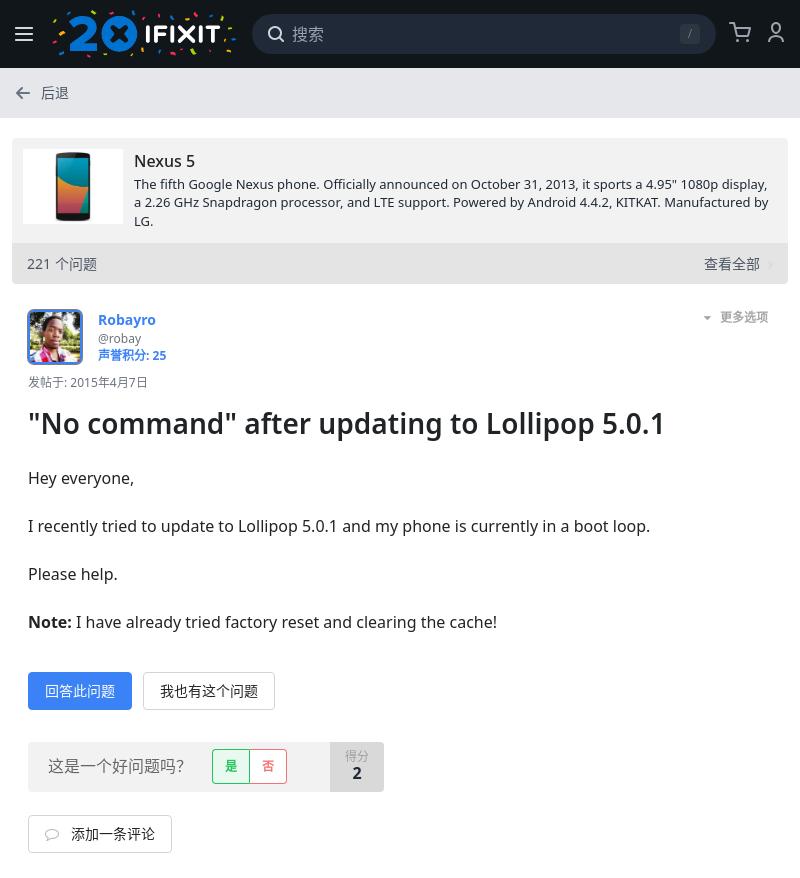 This screenshot has height=878, width=800. What do you see at coordinates (48, 620) in the screenshot?
I see `'Note:'` at bounding box center [48, 620].